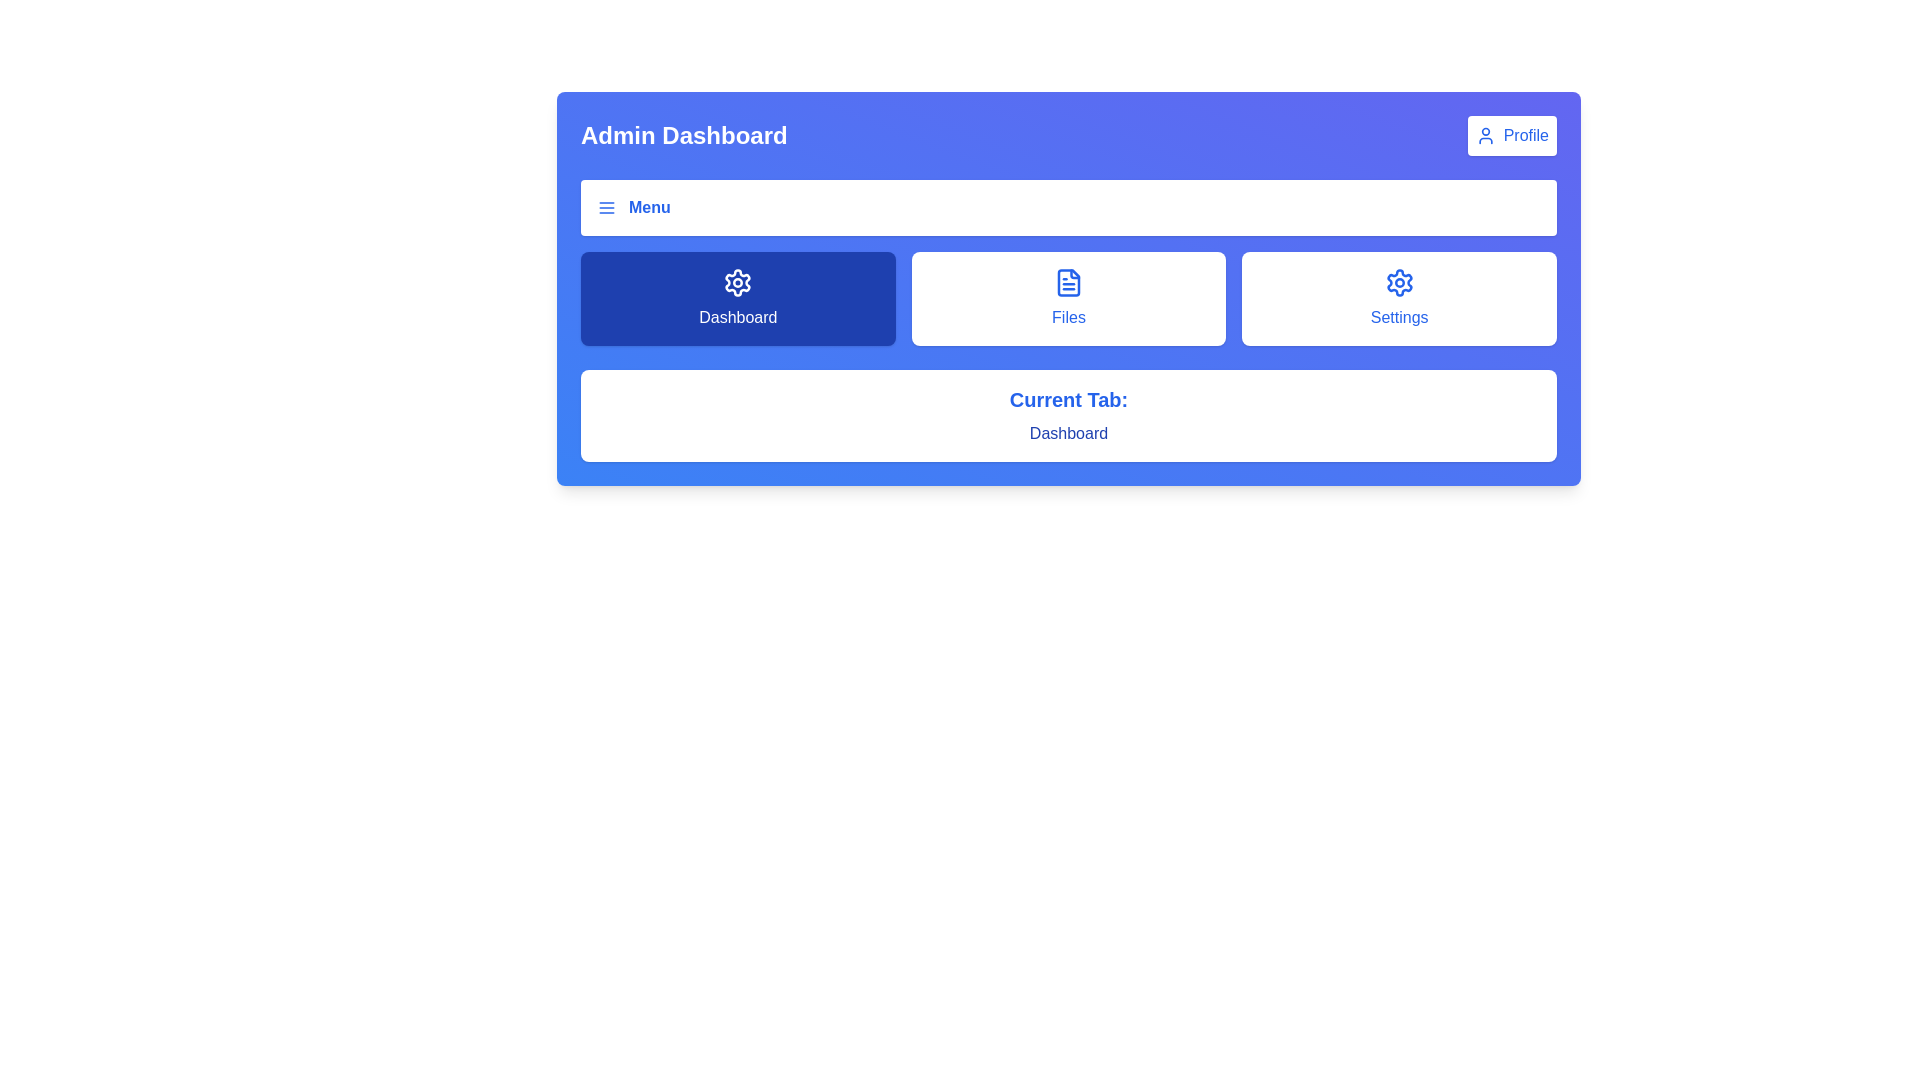 The image size is (1920, 1080). I want to click on the 'Profile' button, which has a blue user icon and matching text, located at the top-right corner of the interface next to the 'Admin Dashboard' title, so click(1512, 135).